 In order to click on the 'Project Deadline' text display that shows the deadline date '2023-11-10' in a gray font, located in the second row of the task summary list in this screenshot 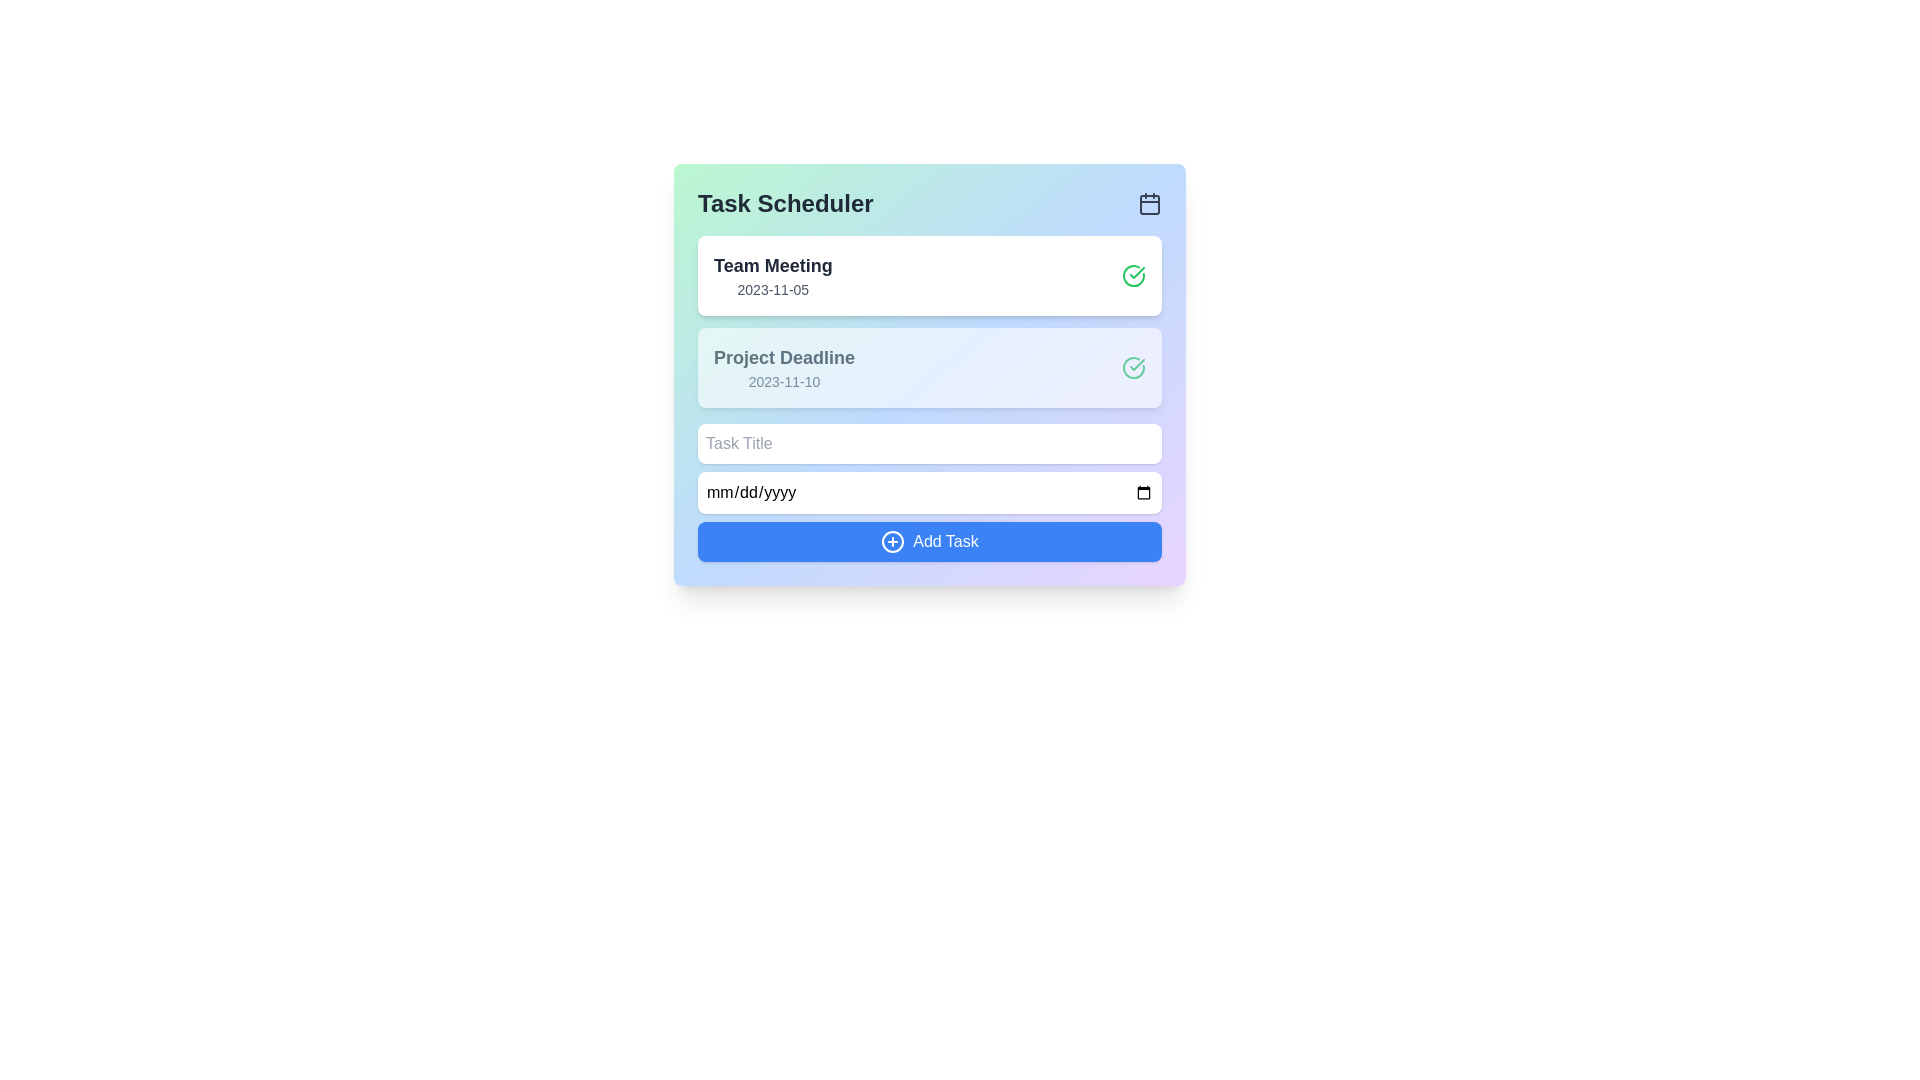, I will do `click(783, 367)`.